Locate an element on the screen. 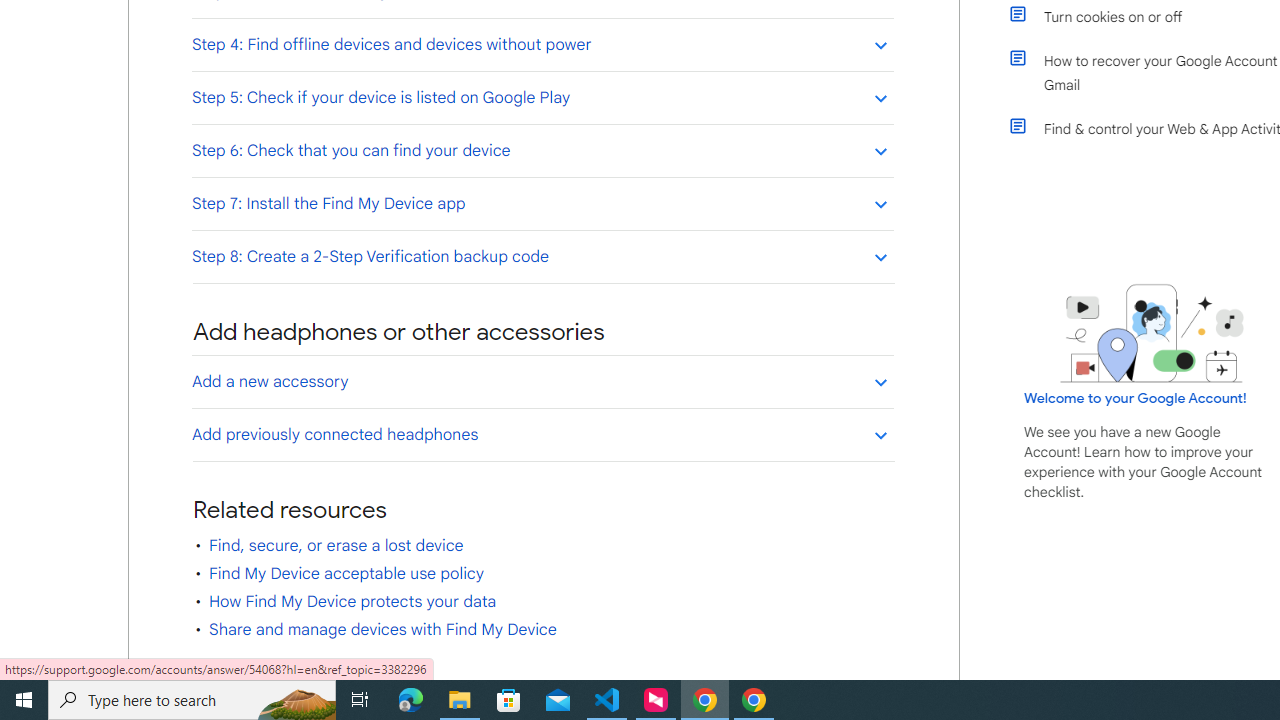 This screenshot has height=720, width=1280. 'Step 6: Check that you can find your device' is located at coordinates (542, 149).